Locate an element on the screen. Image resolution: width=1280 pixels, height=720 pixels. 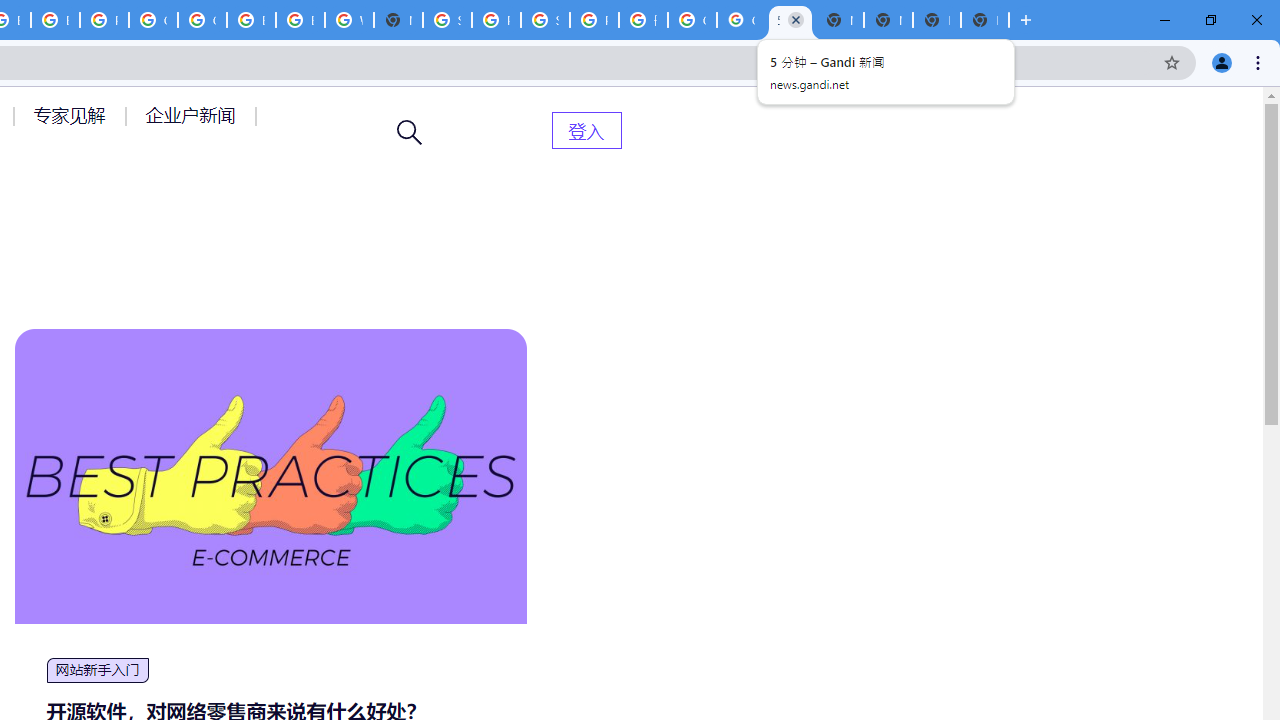
'New Tab' is located at coordinates (887, 20).